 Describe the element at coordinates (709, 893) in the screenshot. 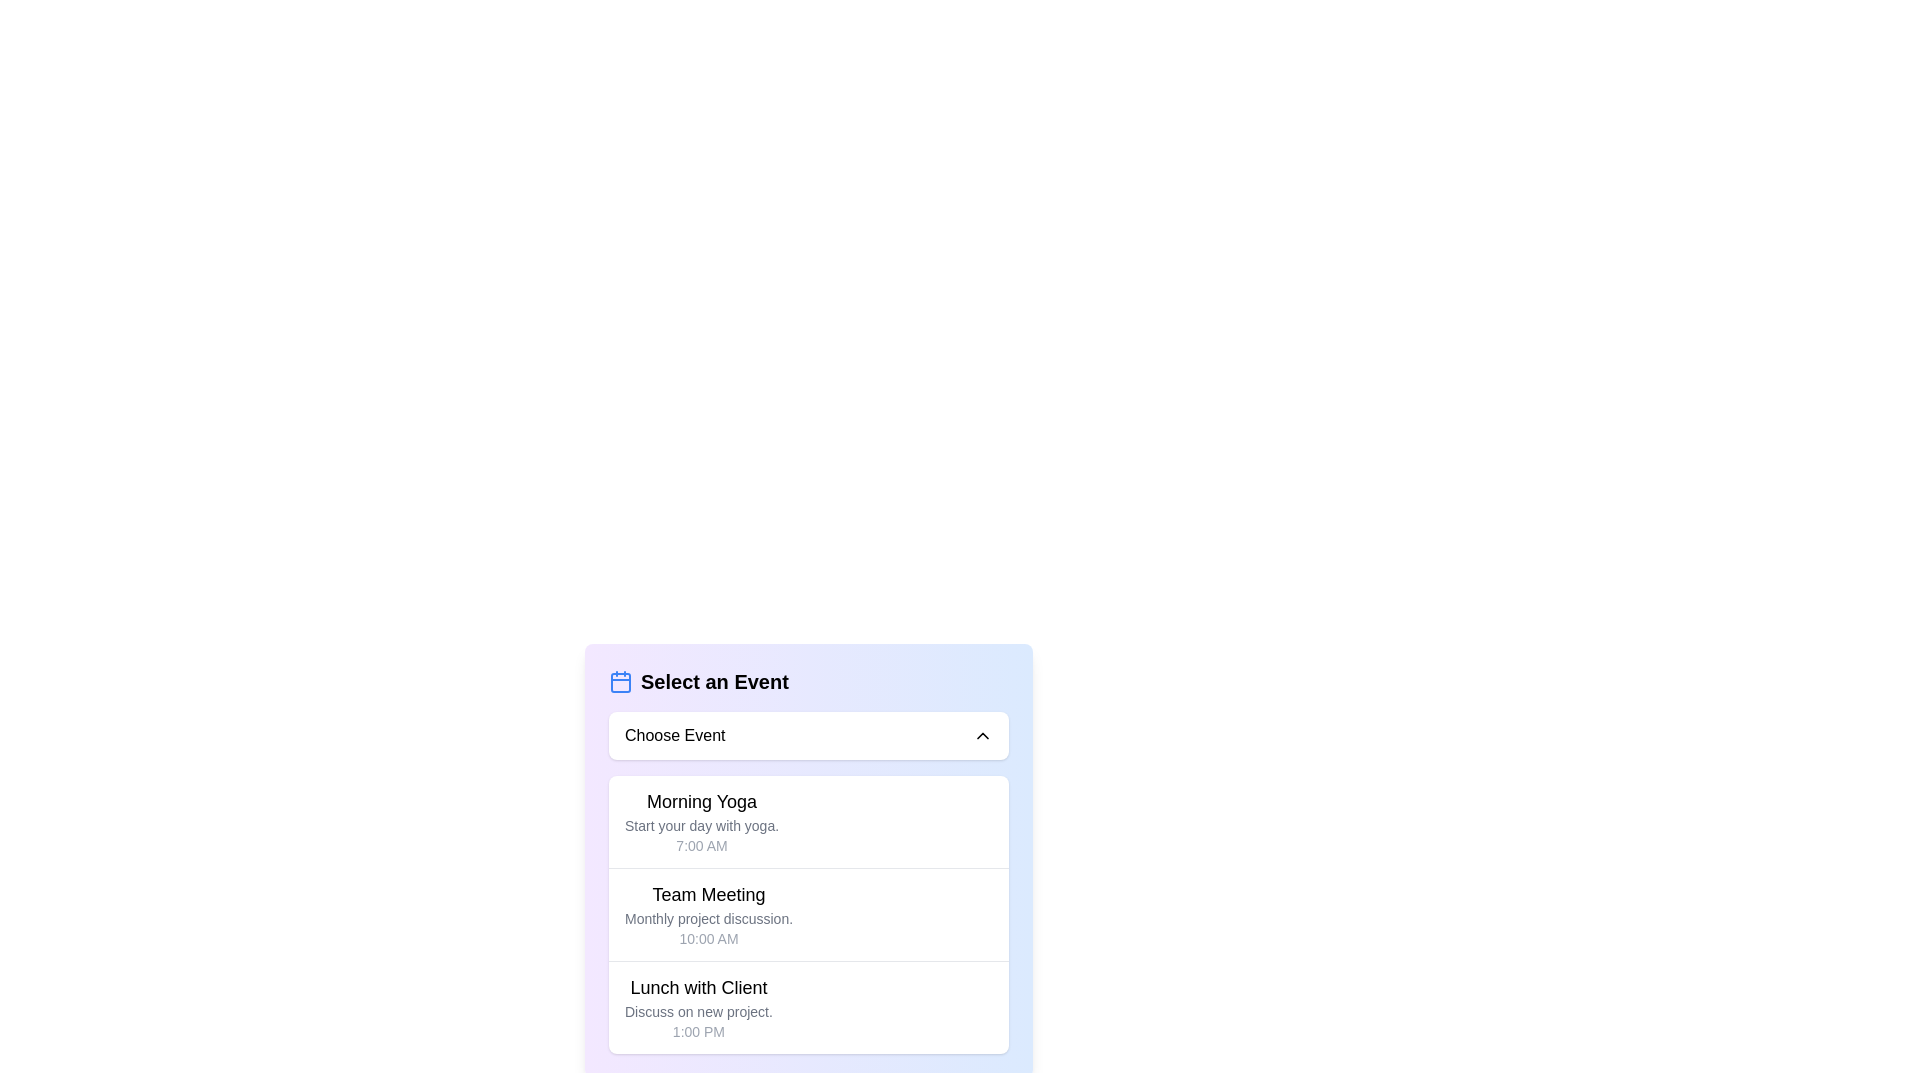

I see `the text element 'Team Meeting', which is styled in bold and positioned prominently above other descriptive texts and time details` at that location.